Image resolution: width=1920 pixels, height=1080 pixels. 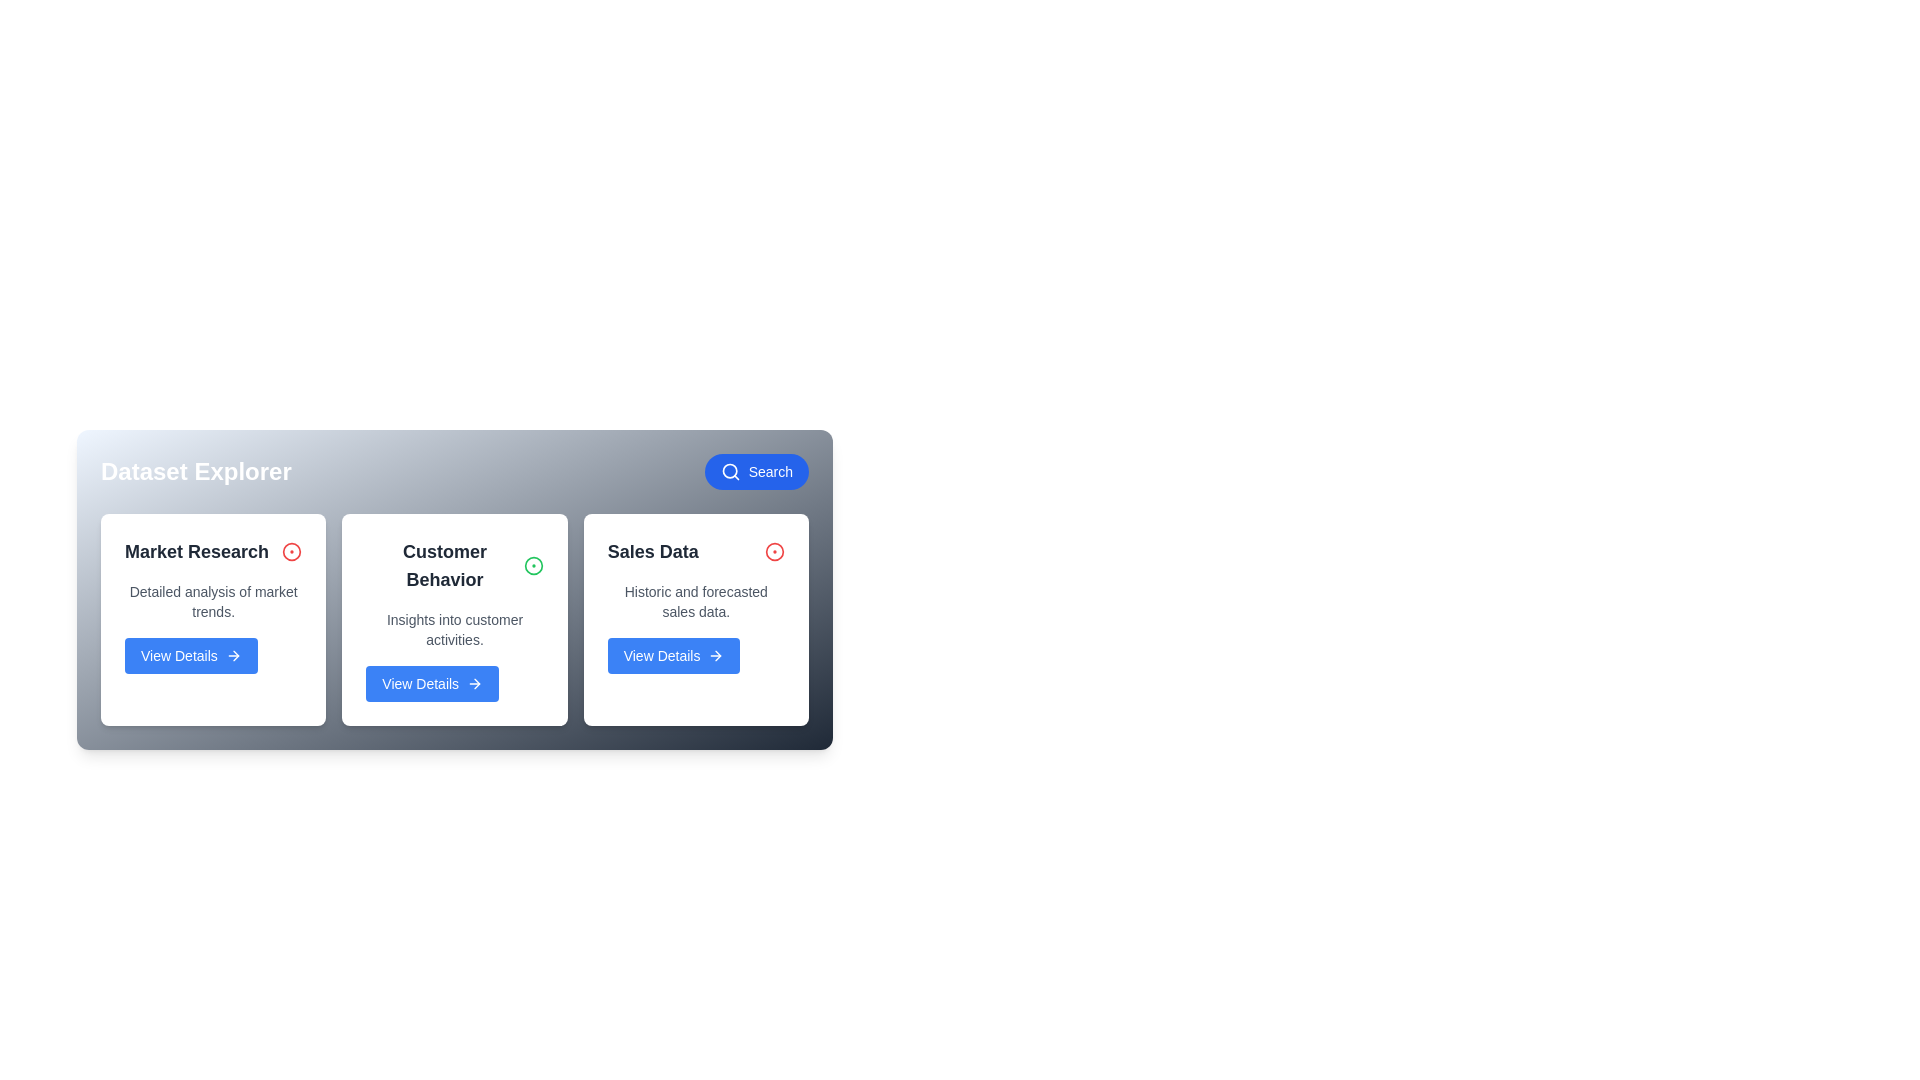 I want to click on the 'View Details' button for the dataset named Market Research, so click(x=191, y=655).